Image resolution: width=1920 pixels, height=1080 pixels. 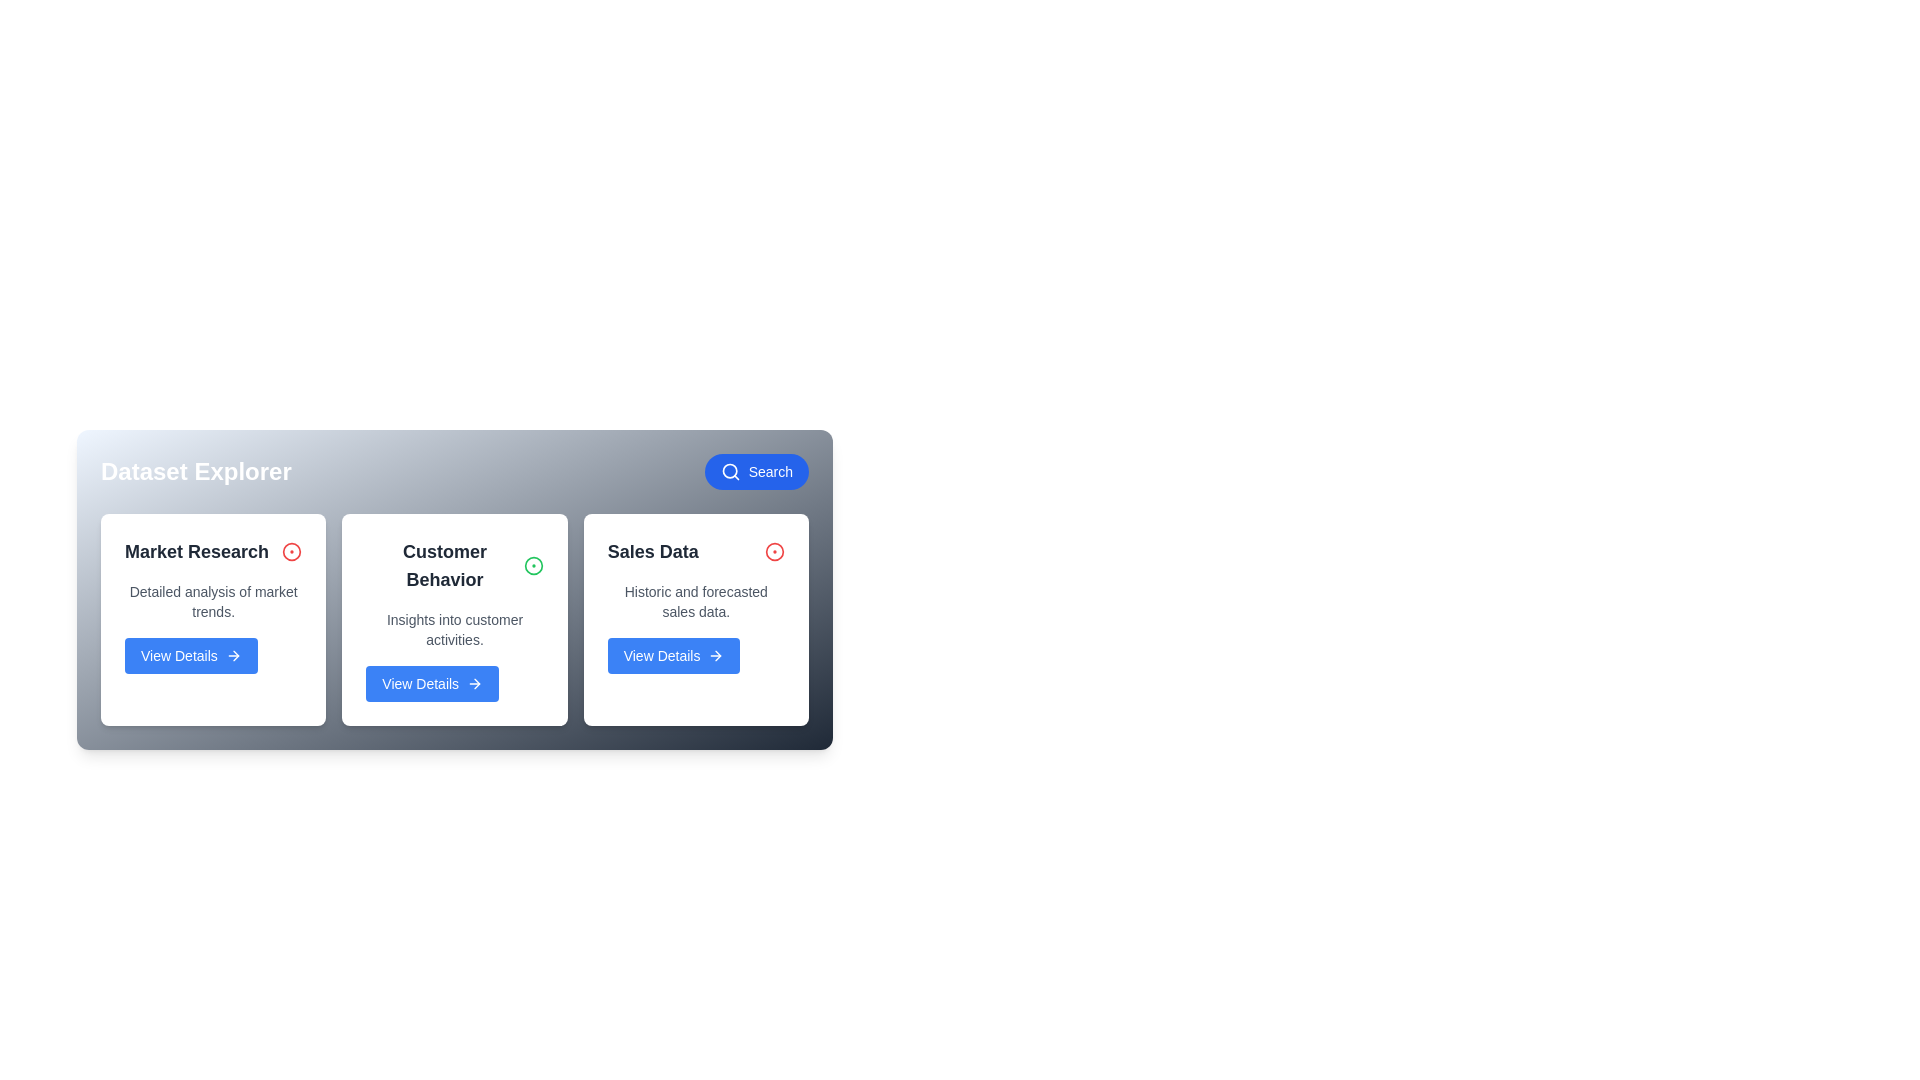 I want to click on the 'View Details' button for the dataset named Market Research, so click(x=191, y=655).